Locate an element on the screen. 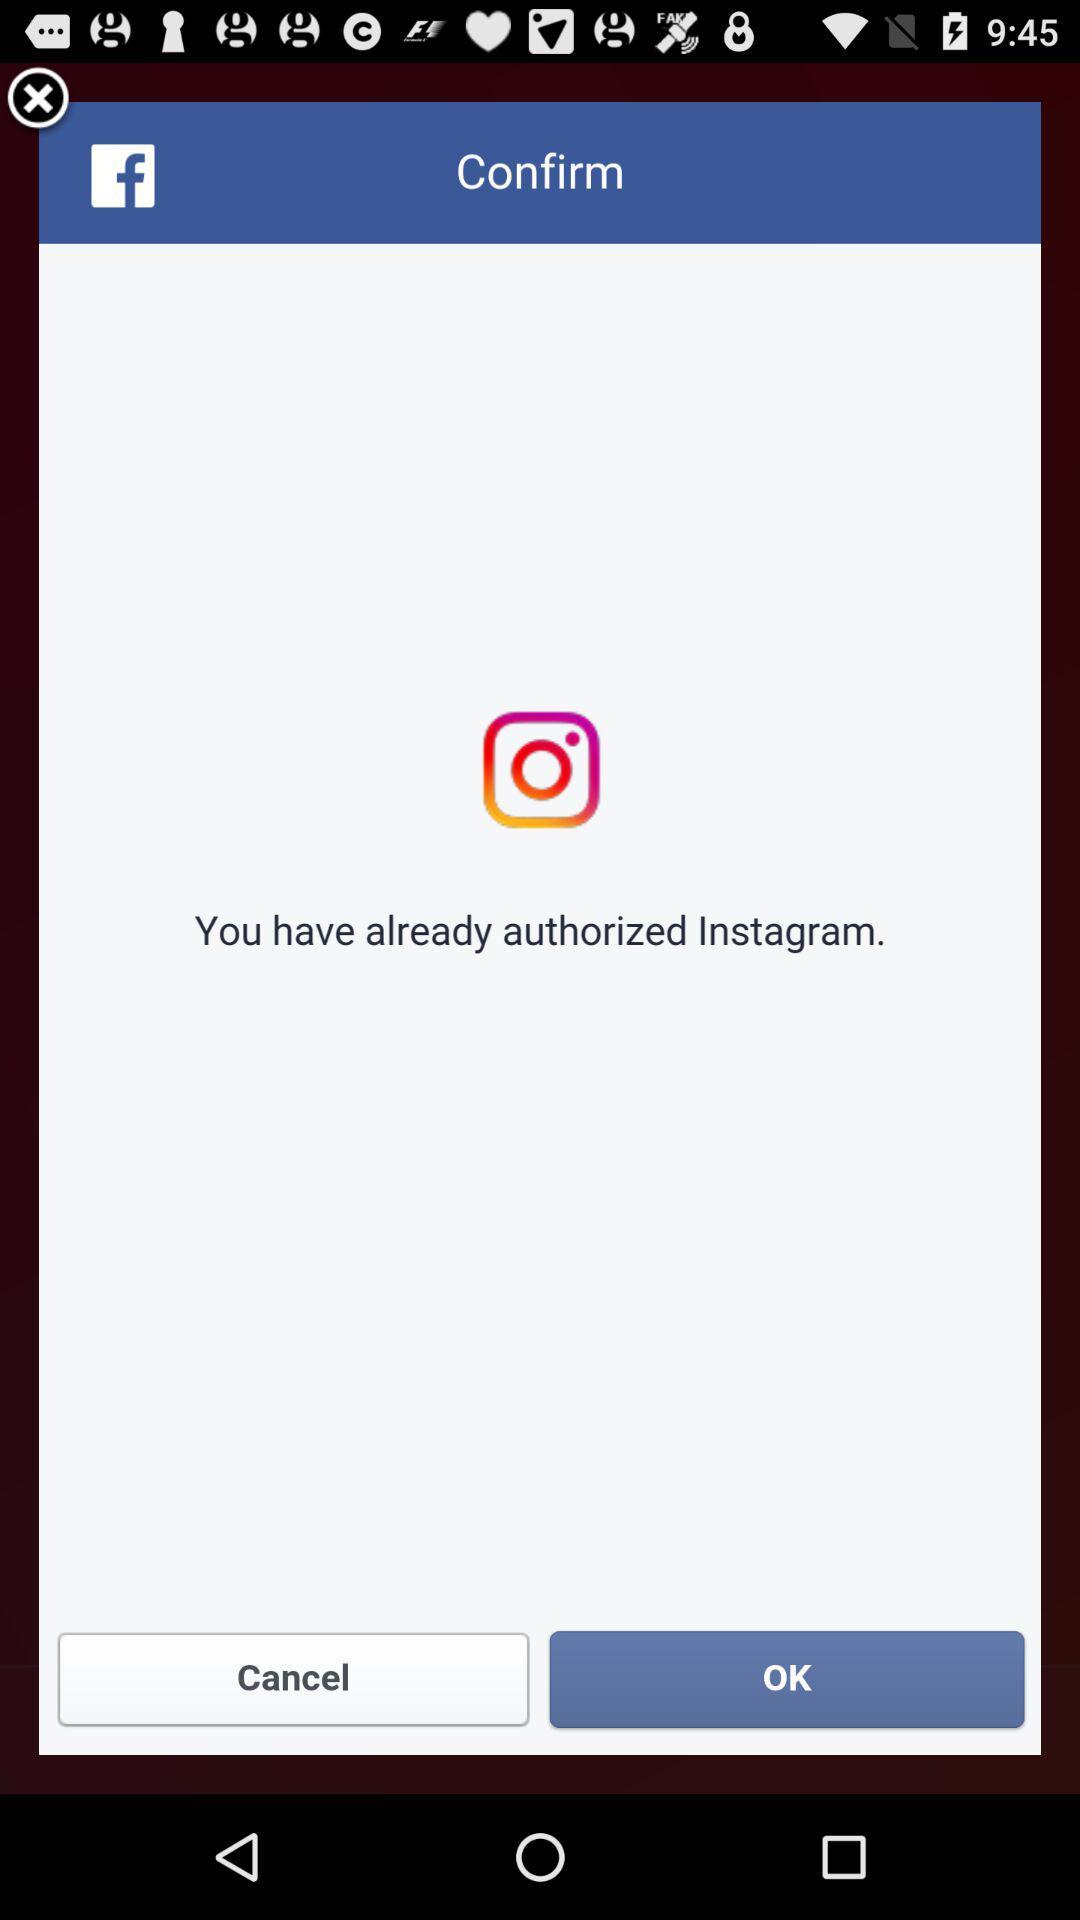 The image size is (1080, 1920). cancel page is located at coordinates (38, 100).